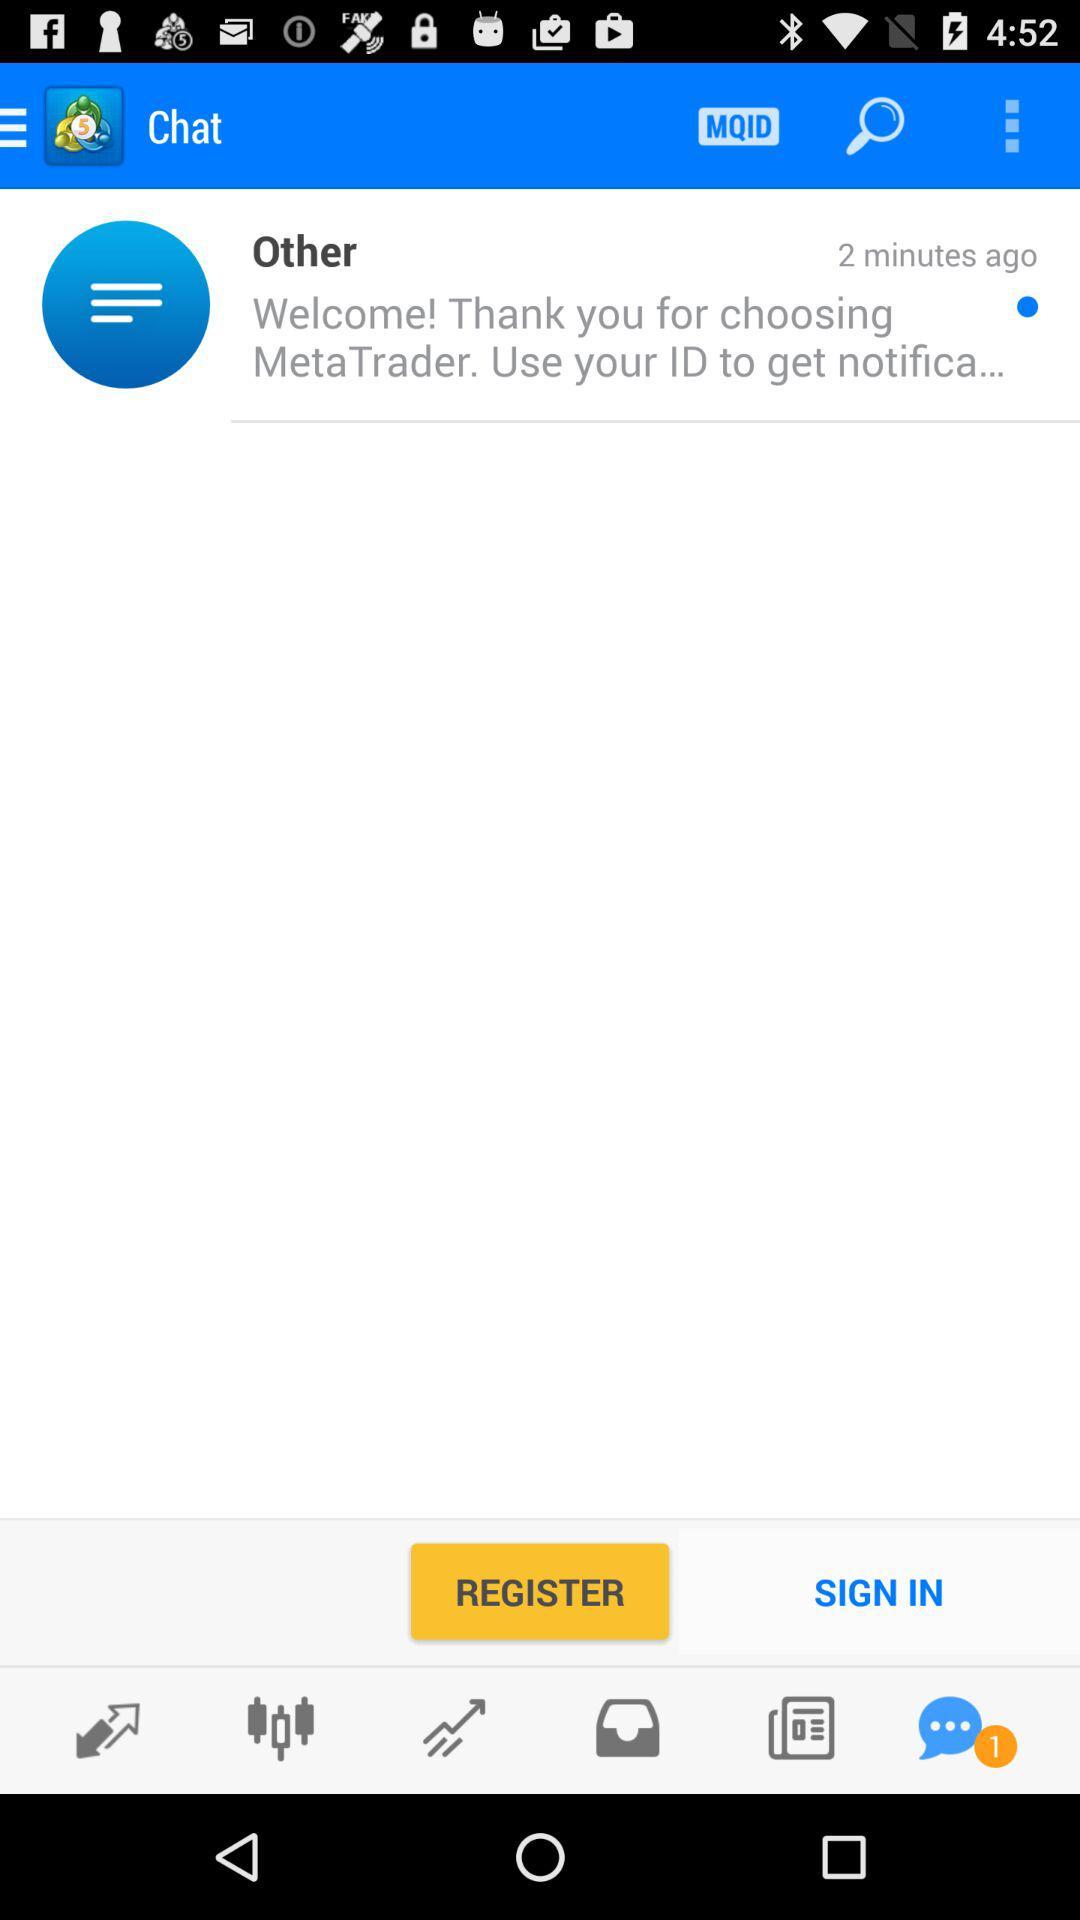 This screenshot has height=1920, width=1080. What do you see at coordinates (626, 1727) in the screenshot?
I see `history` at bounding box center [626, 1727].